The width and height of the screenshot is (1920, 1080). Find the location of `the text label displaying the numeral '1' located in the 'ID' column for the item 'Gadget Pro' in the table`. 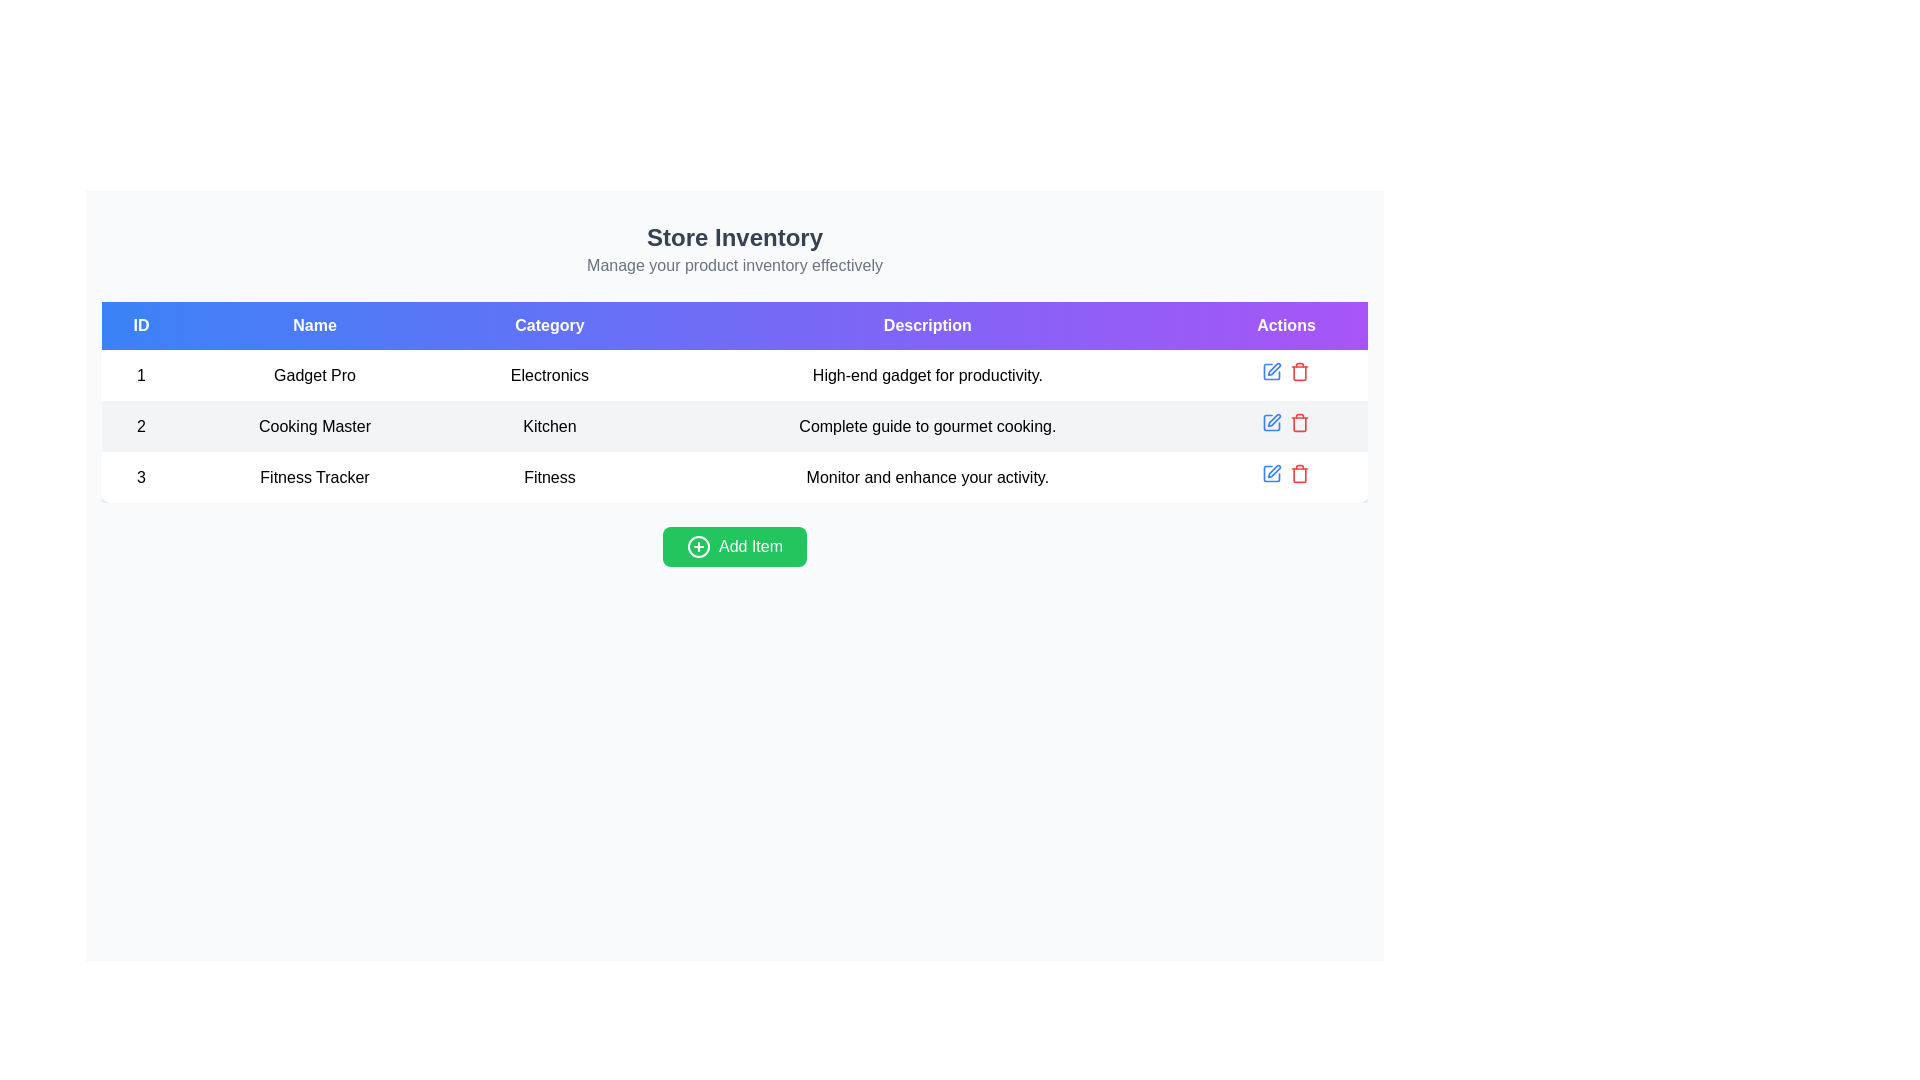

the text label displaying the numeral '1' located in the 'ID' column for the item 'Gadget Pro' in the table is located at coordinates (140, 375).